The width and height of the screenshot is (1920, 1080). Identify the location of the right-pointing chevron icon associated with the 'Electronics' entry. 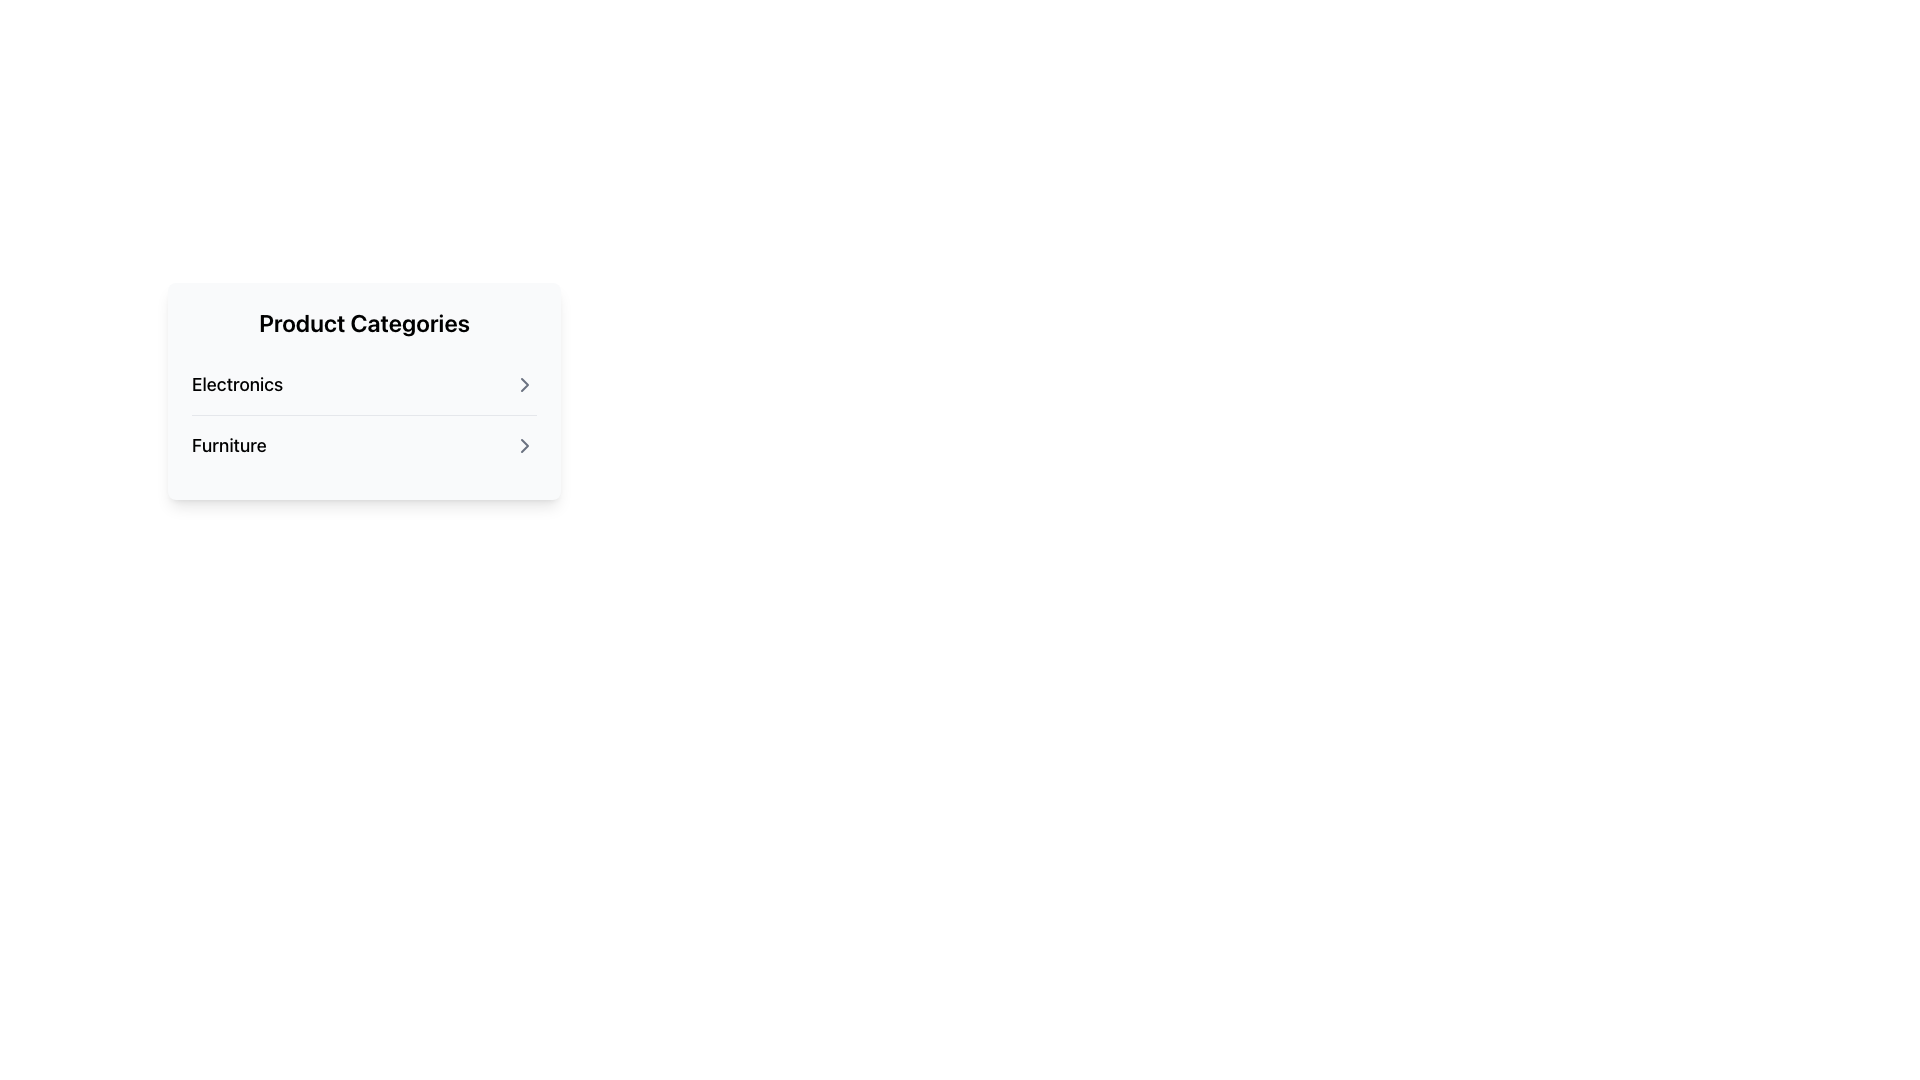
(524, 385).